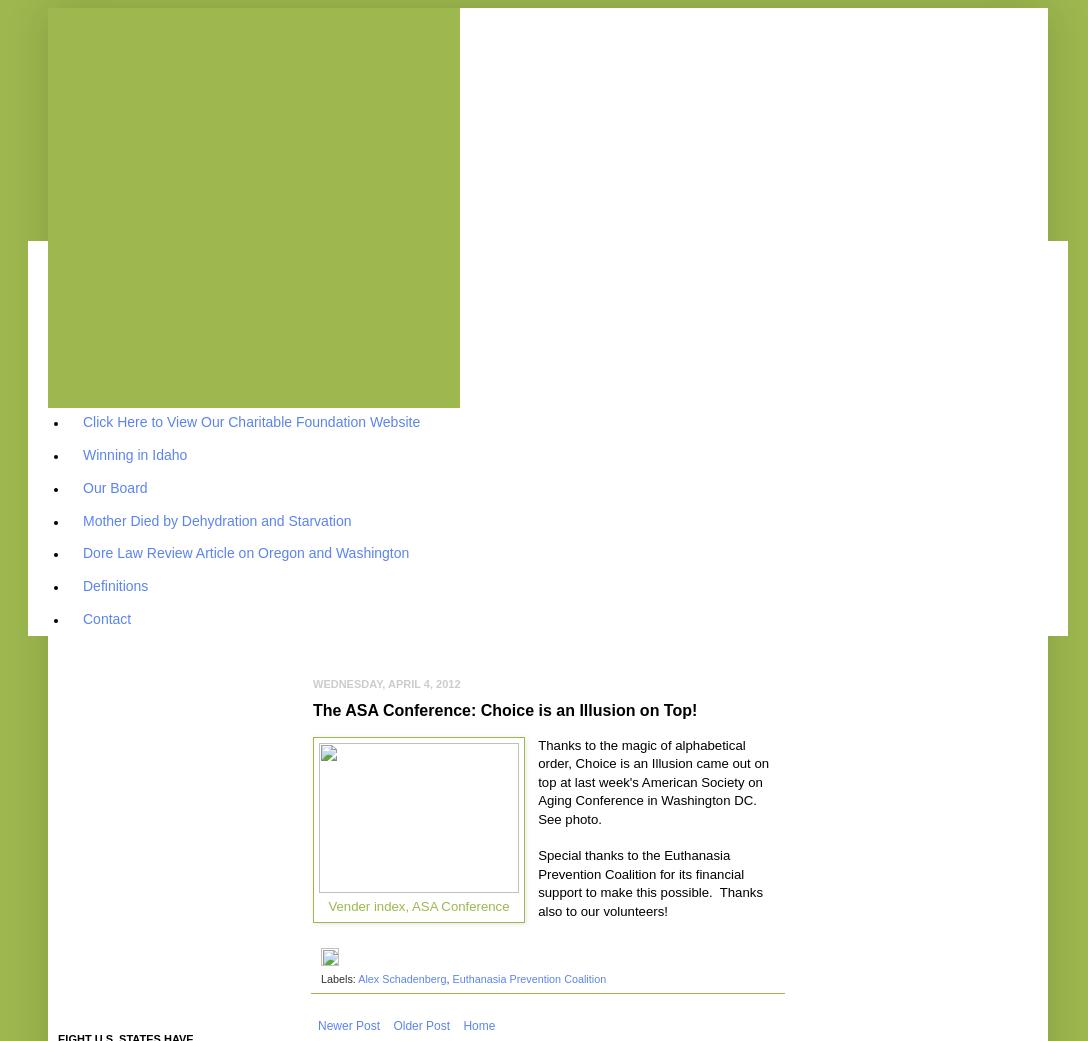 This screenshot has height=1041, width=1088. What do you see at coordinates (139, 223) in the screenshot?
I see `'Why Choice is an Illusion?'` at bounding box center [139, 223].